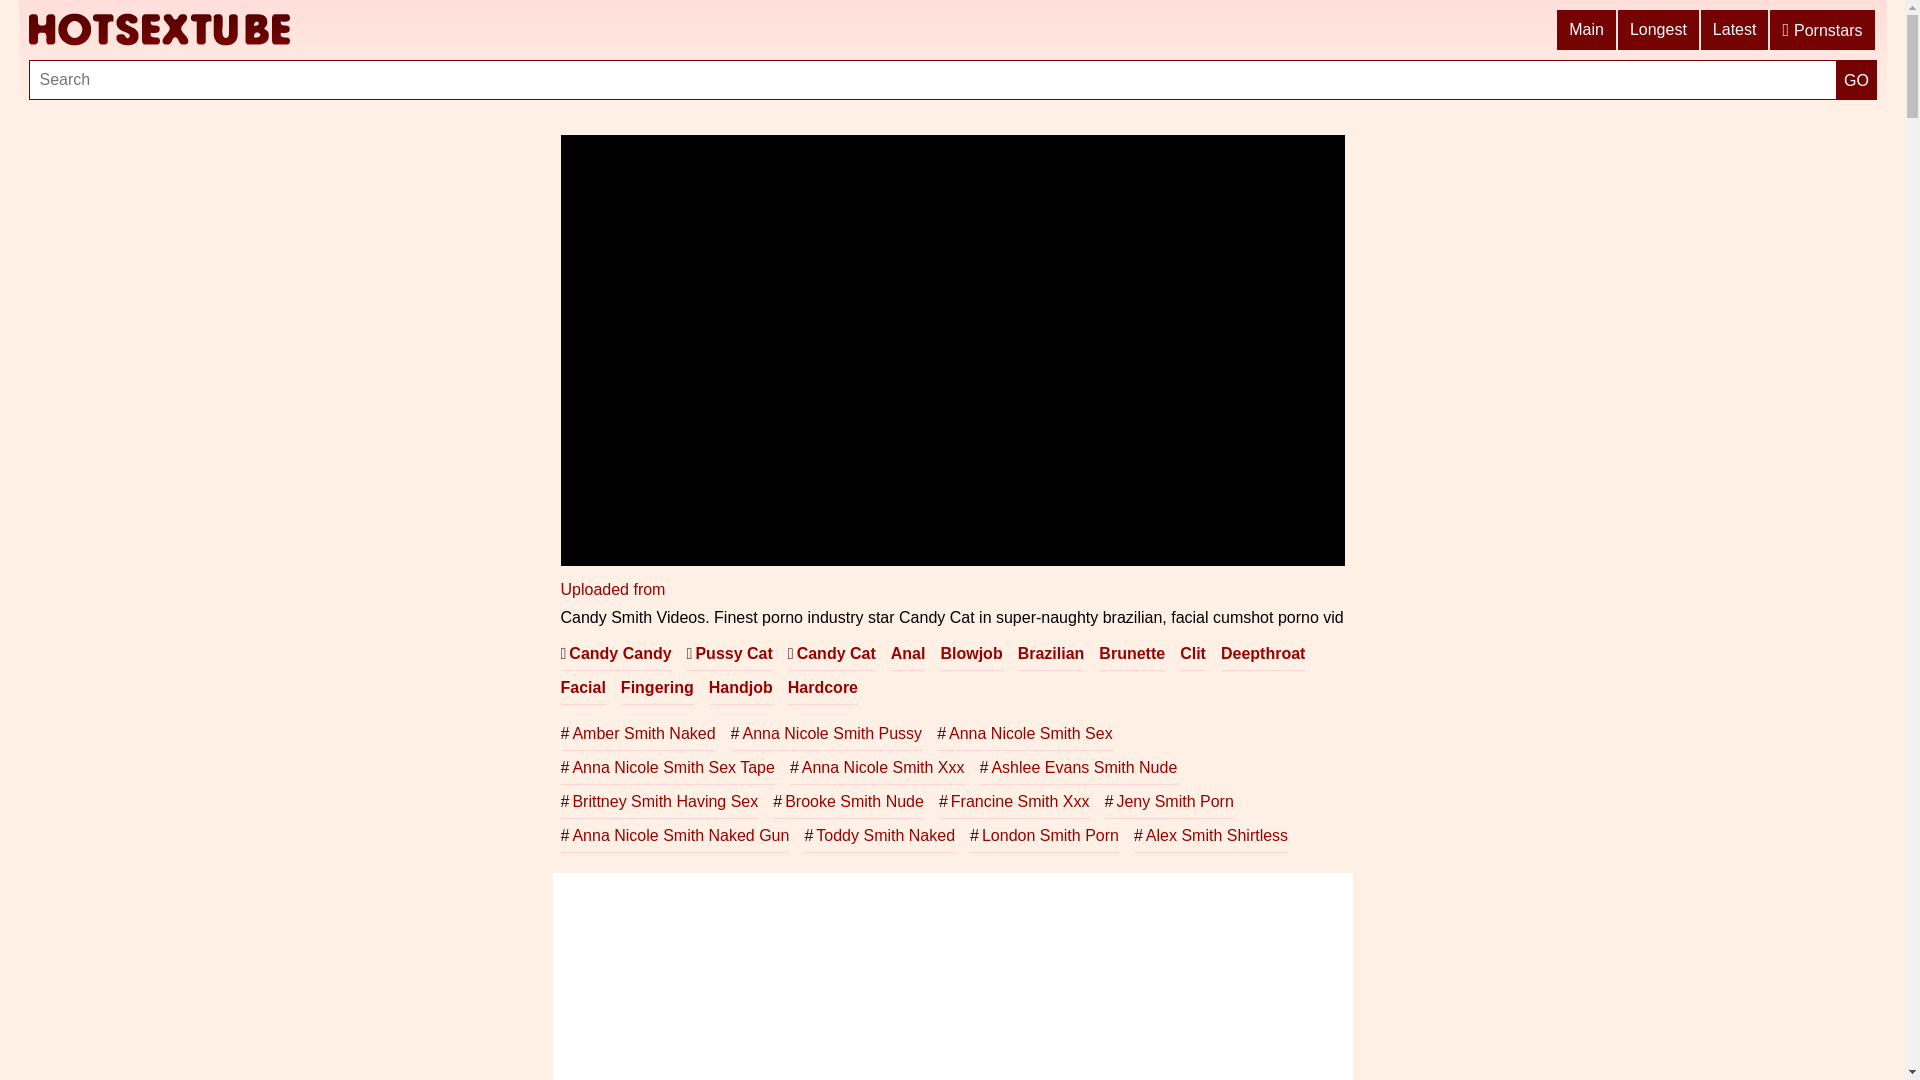  What do you see at coordinates (1855, 79) in the screenshot?
I see `'GO'` at bounding box center [1855, 79].